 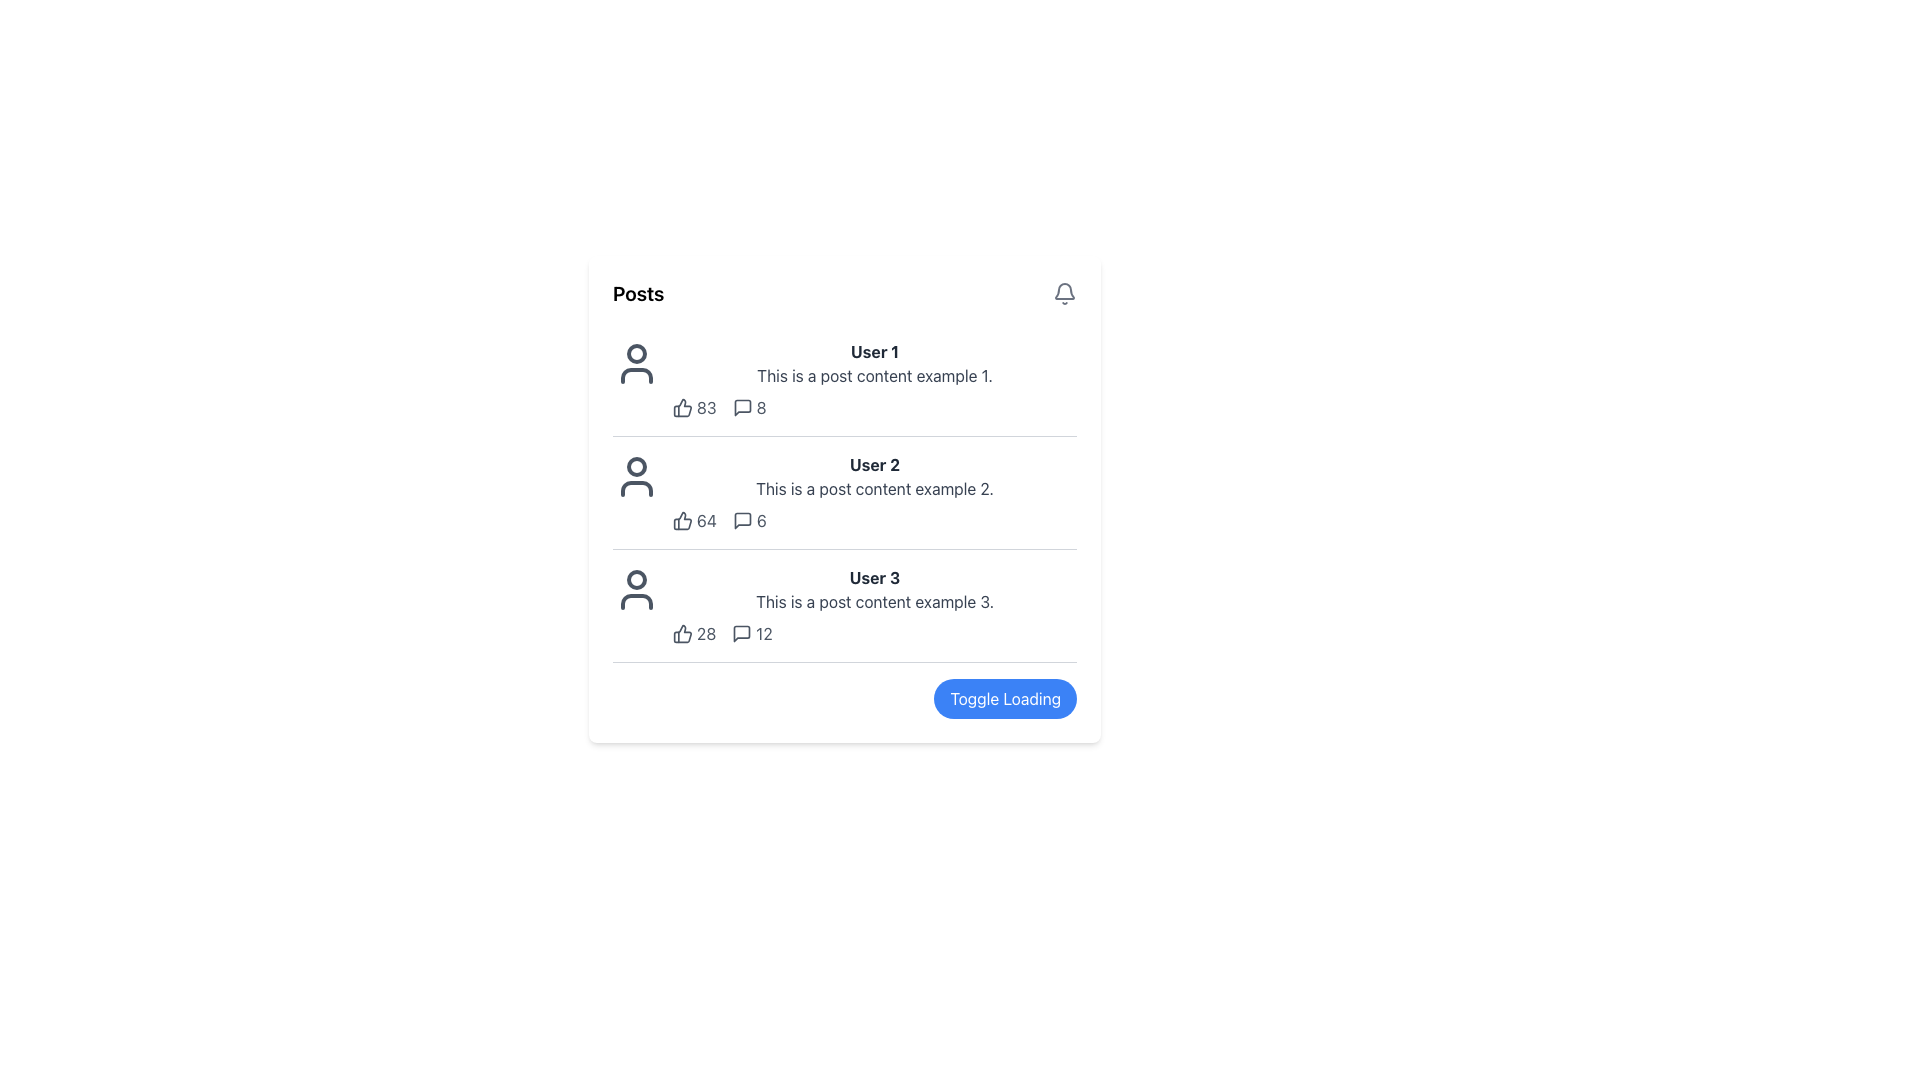 What do you see at coordinates (748, 519) in the screenshot?
I see `the statistical display with a speech bubble icon and the number '6', which is located in the second post entry, right of the like count (64)` at bounding box center [748, 519].